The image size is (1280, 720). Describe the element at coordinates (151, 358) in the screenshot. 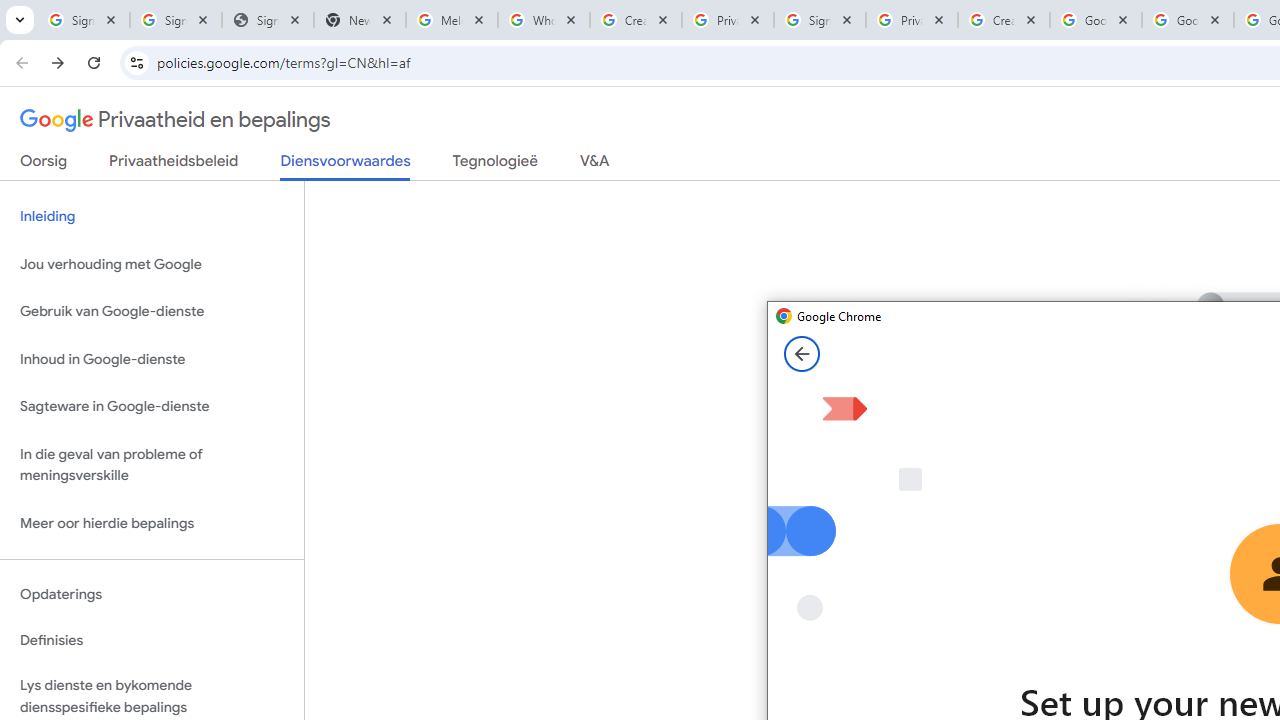

I see `'Inhoud in Google-dienste'` at that location.